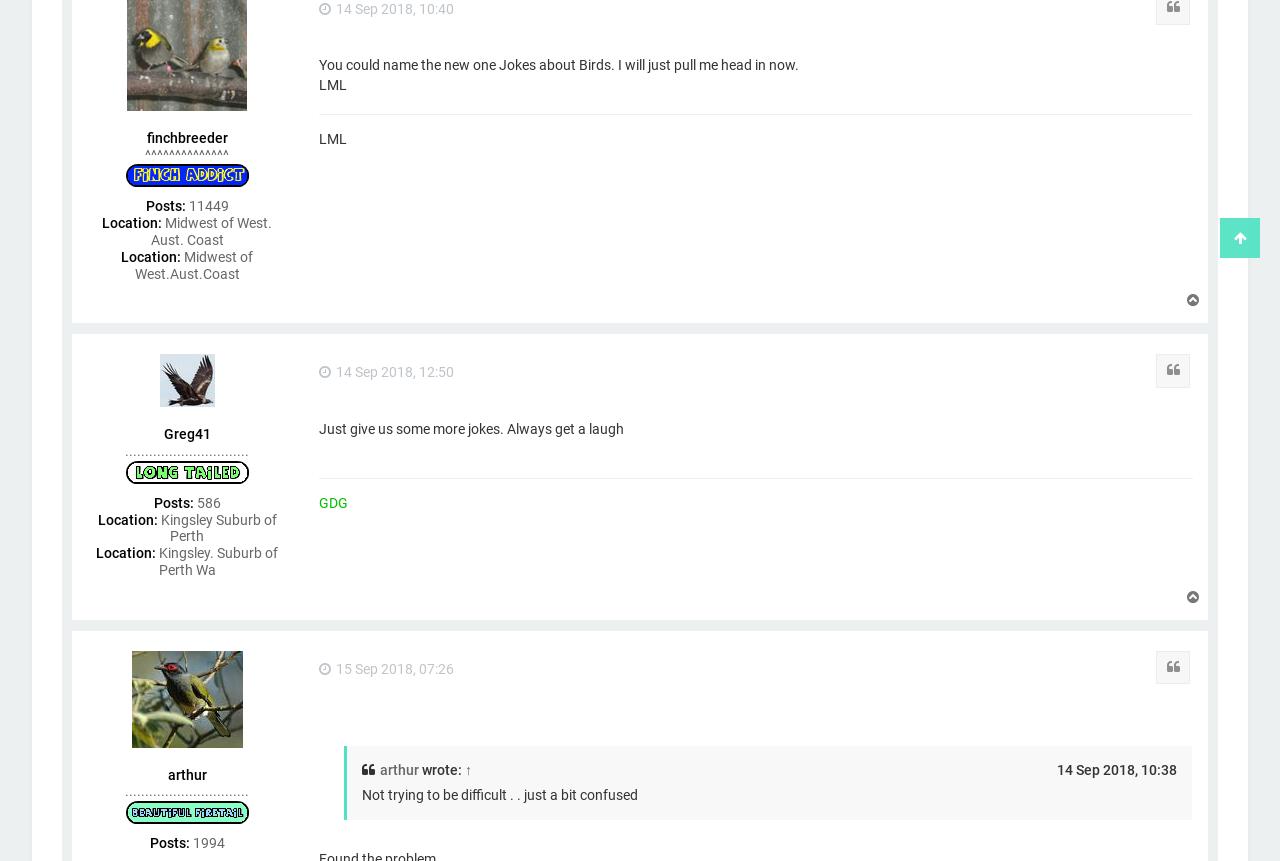 The image size is (1280, 861). What do you see at coordinates (333, 501) in the screenshot?
I see `'GDG'` at bounding box center [333, 501].